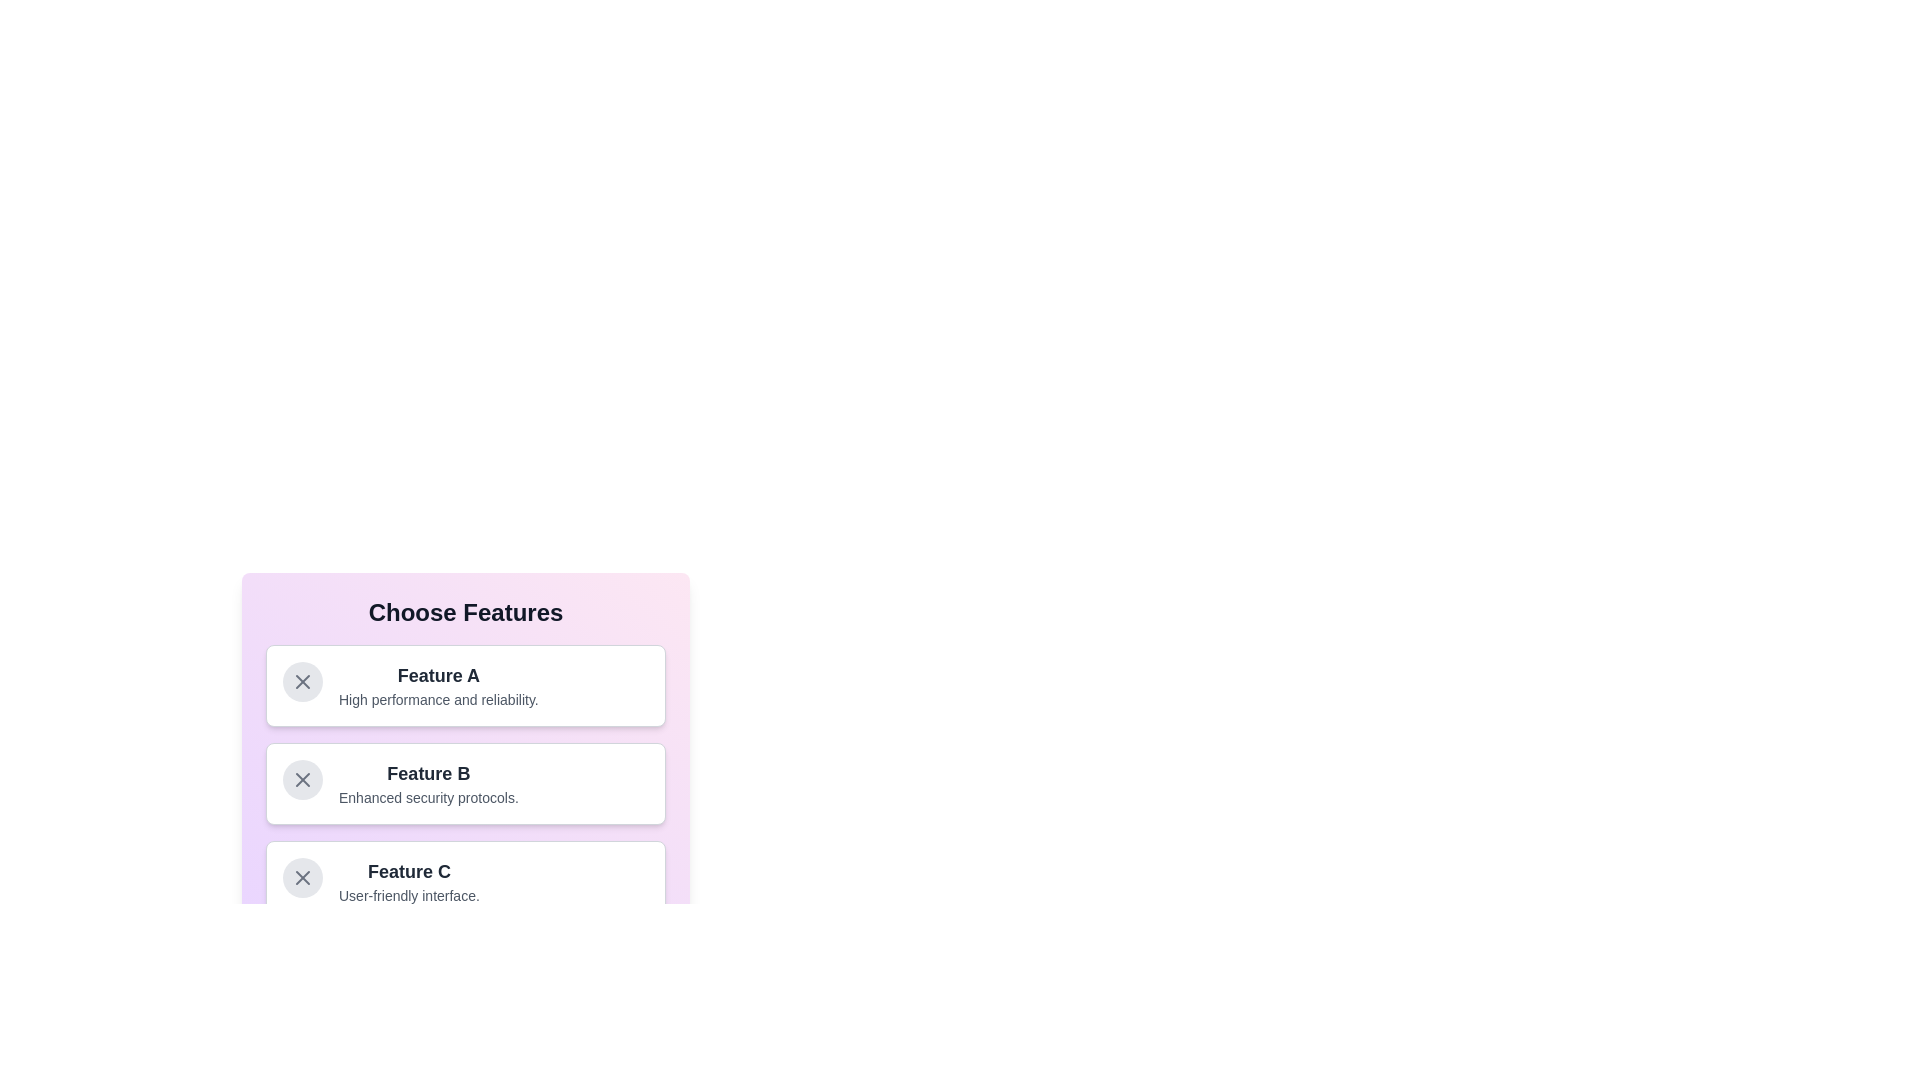 Image resolution: width=1920 pixels, height=1080 pixels. What do you see at coordinates (427, 797) in the screenshot?
I see `the text element displaying 'Enhanced security protocols.' which is styled with a smaller font size and gray color, located below the title 'Feature B' on the second card in the 'Choose Features' section` at bounding box center [427, 797].